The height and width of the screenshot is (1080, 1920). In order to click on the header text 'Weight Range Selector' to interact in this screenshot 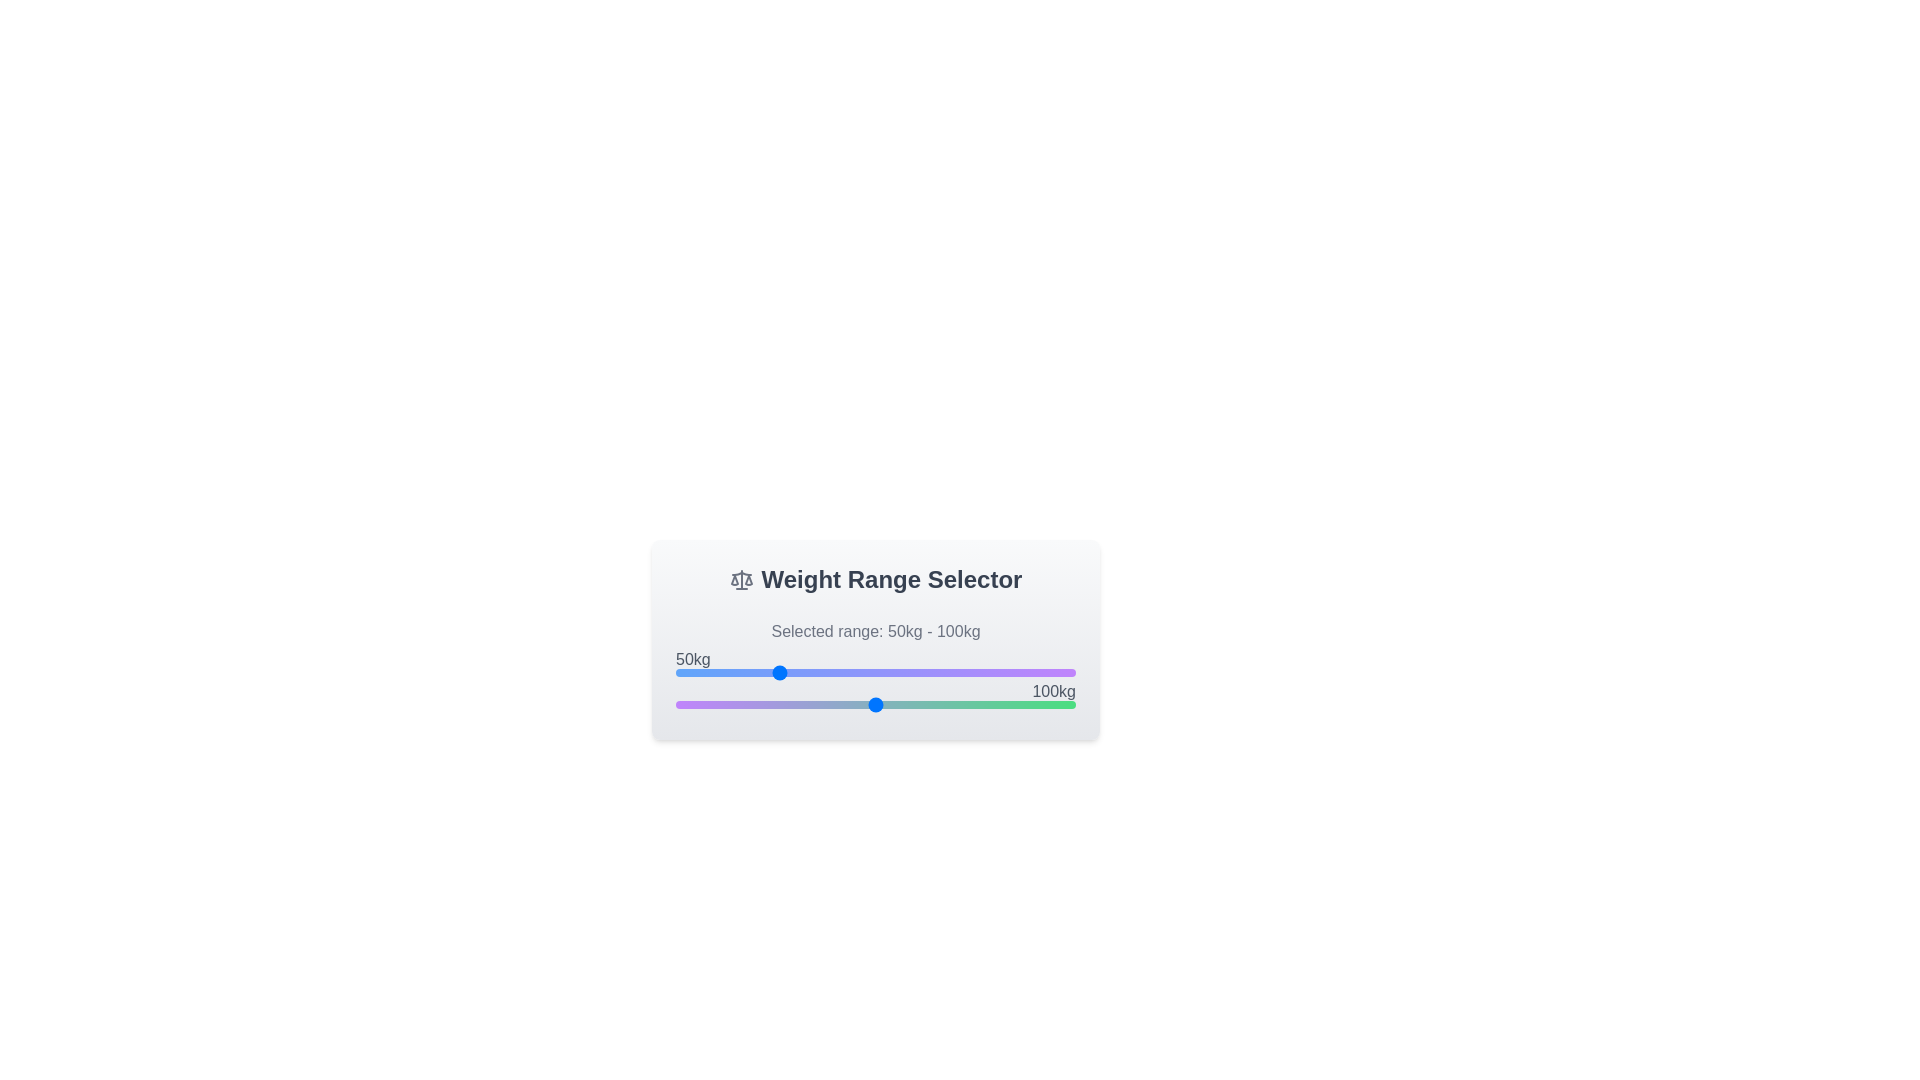, I will do `click(875, 579)`.